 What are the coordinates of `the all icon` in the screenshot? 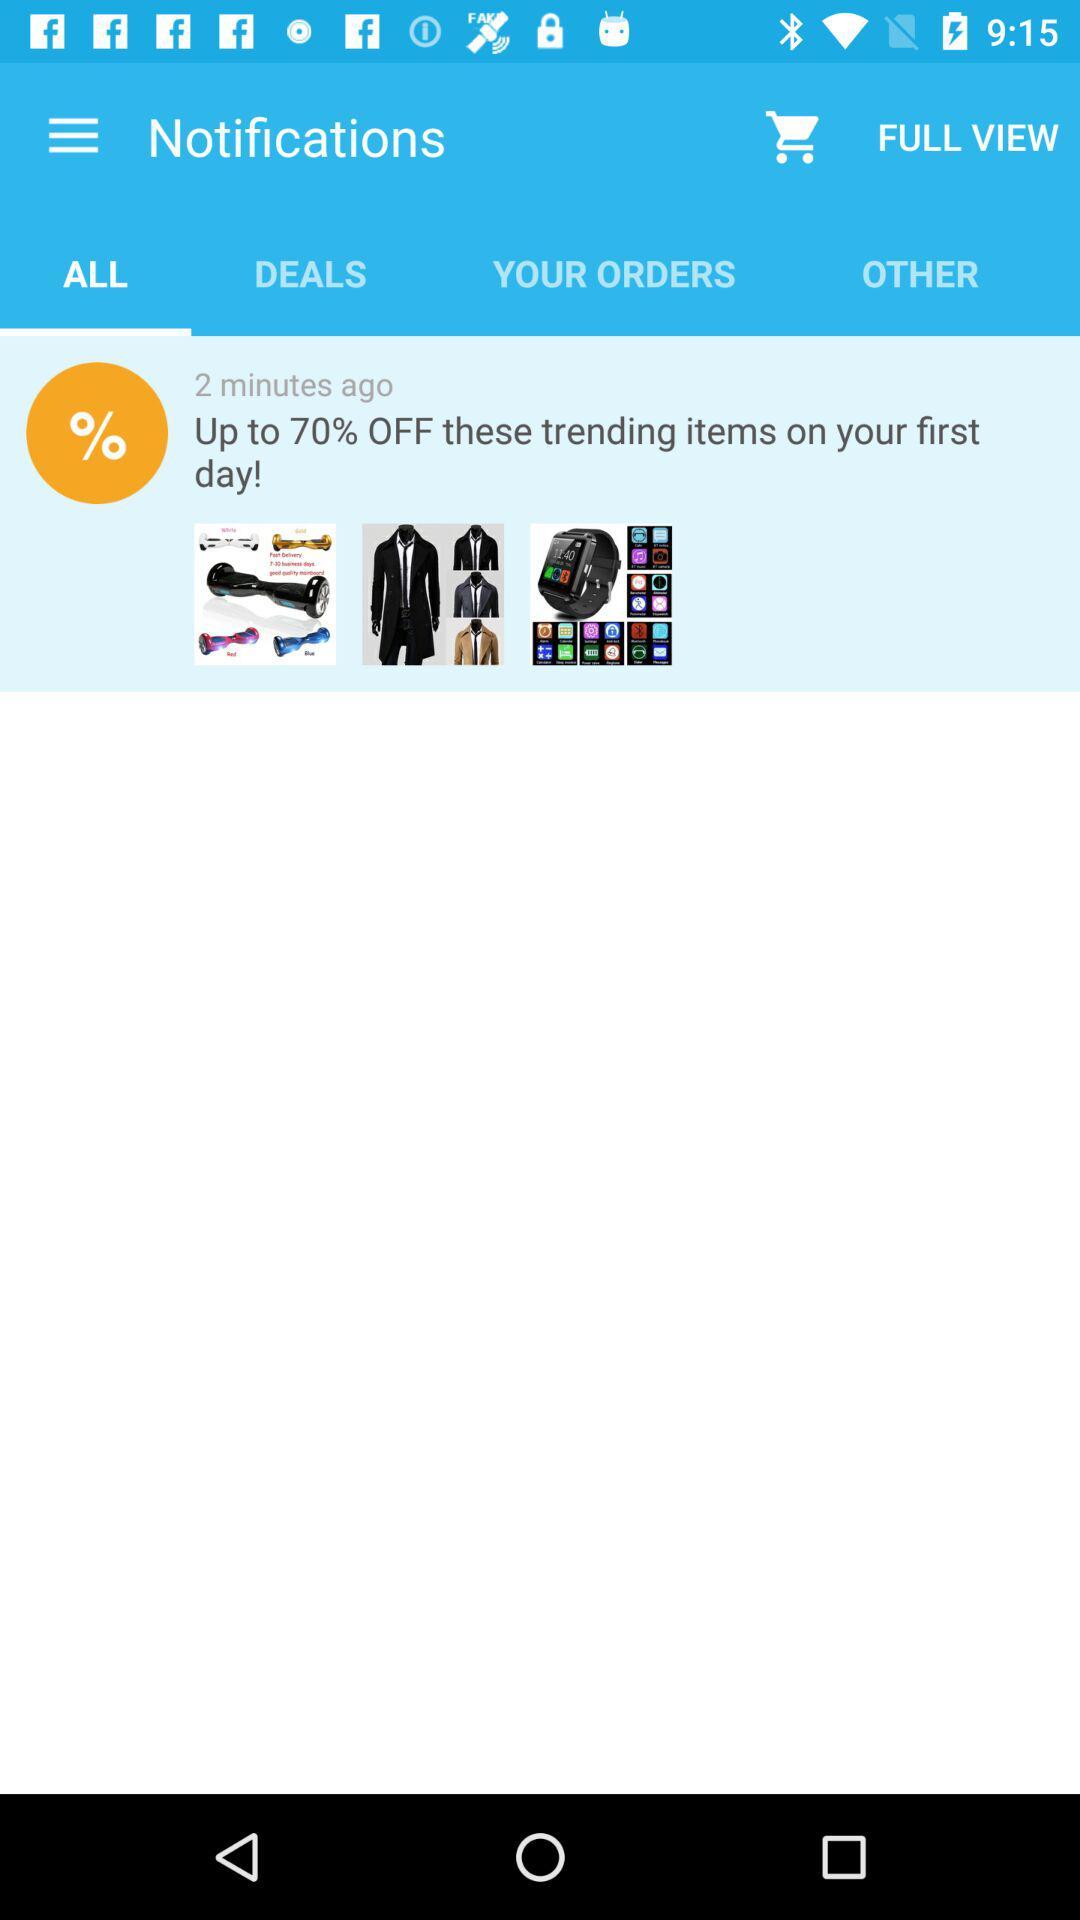 It's located at (95, 272).